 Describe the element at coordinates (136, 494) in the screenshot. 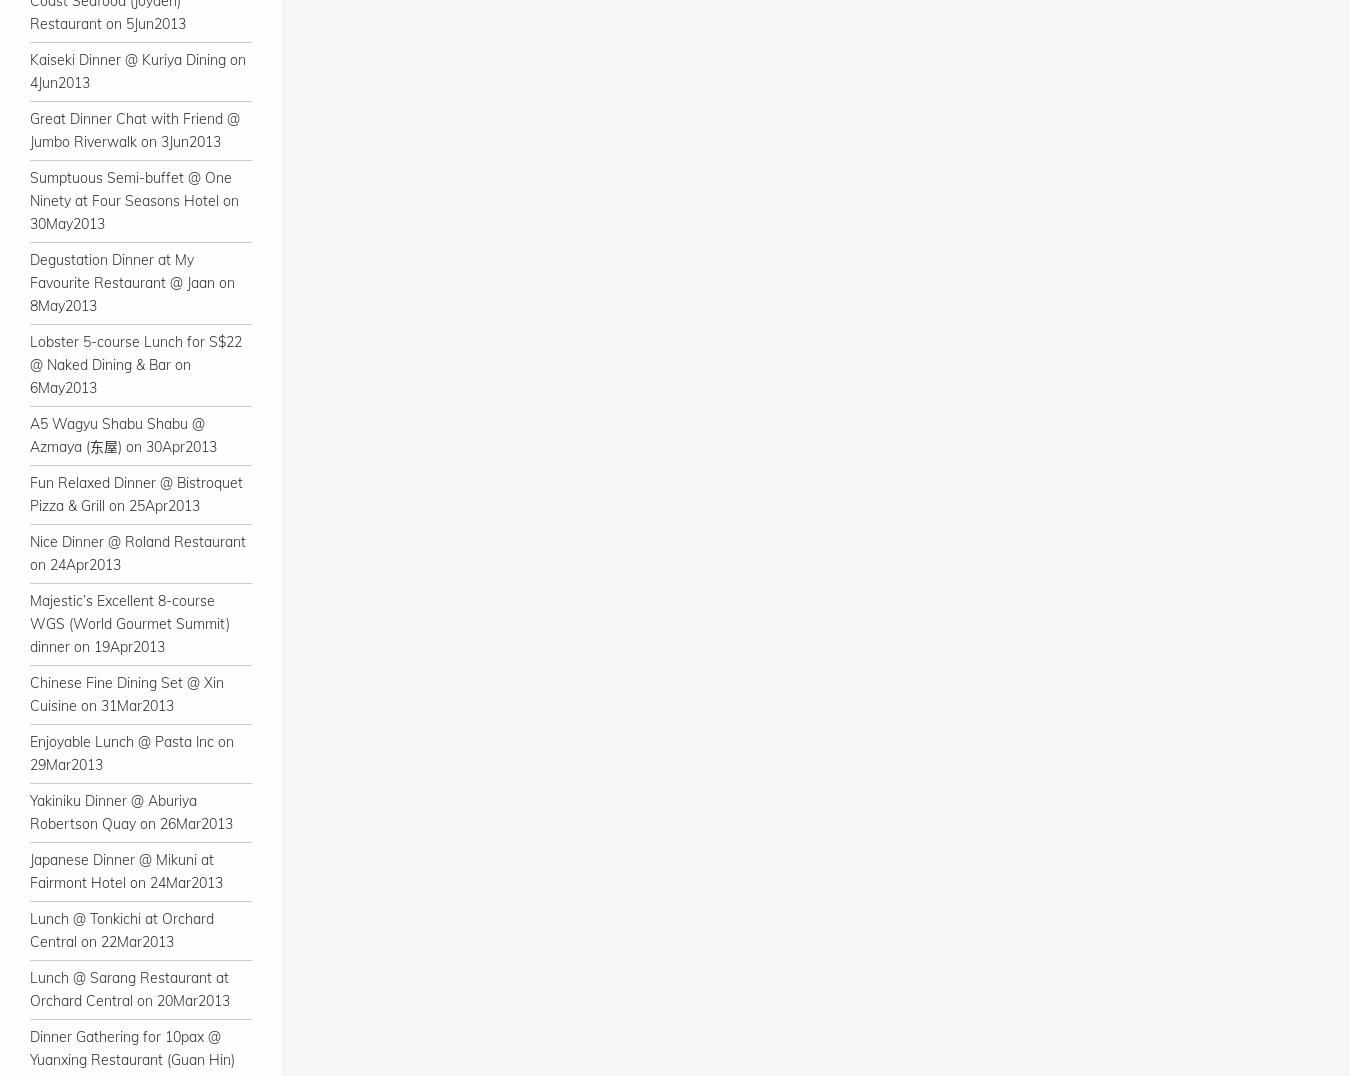

I see `'Fun Relaxed Dinner @ Bistroquet Pizza & Grill on 25Apr2013'` at that location.